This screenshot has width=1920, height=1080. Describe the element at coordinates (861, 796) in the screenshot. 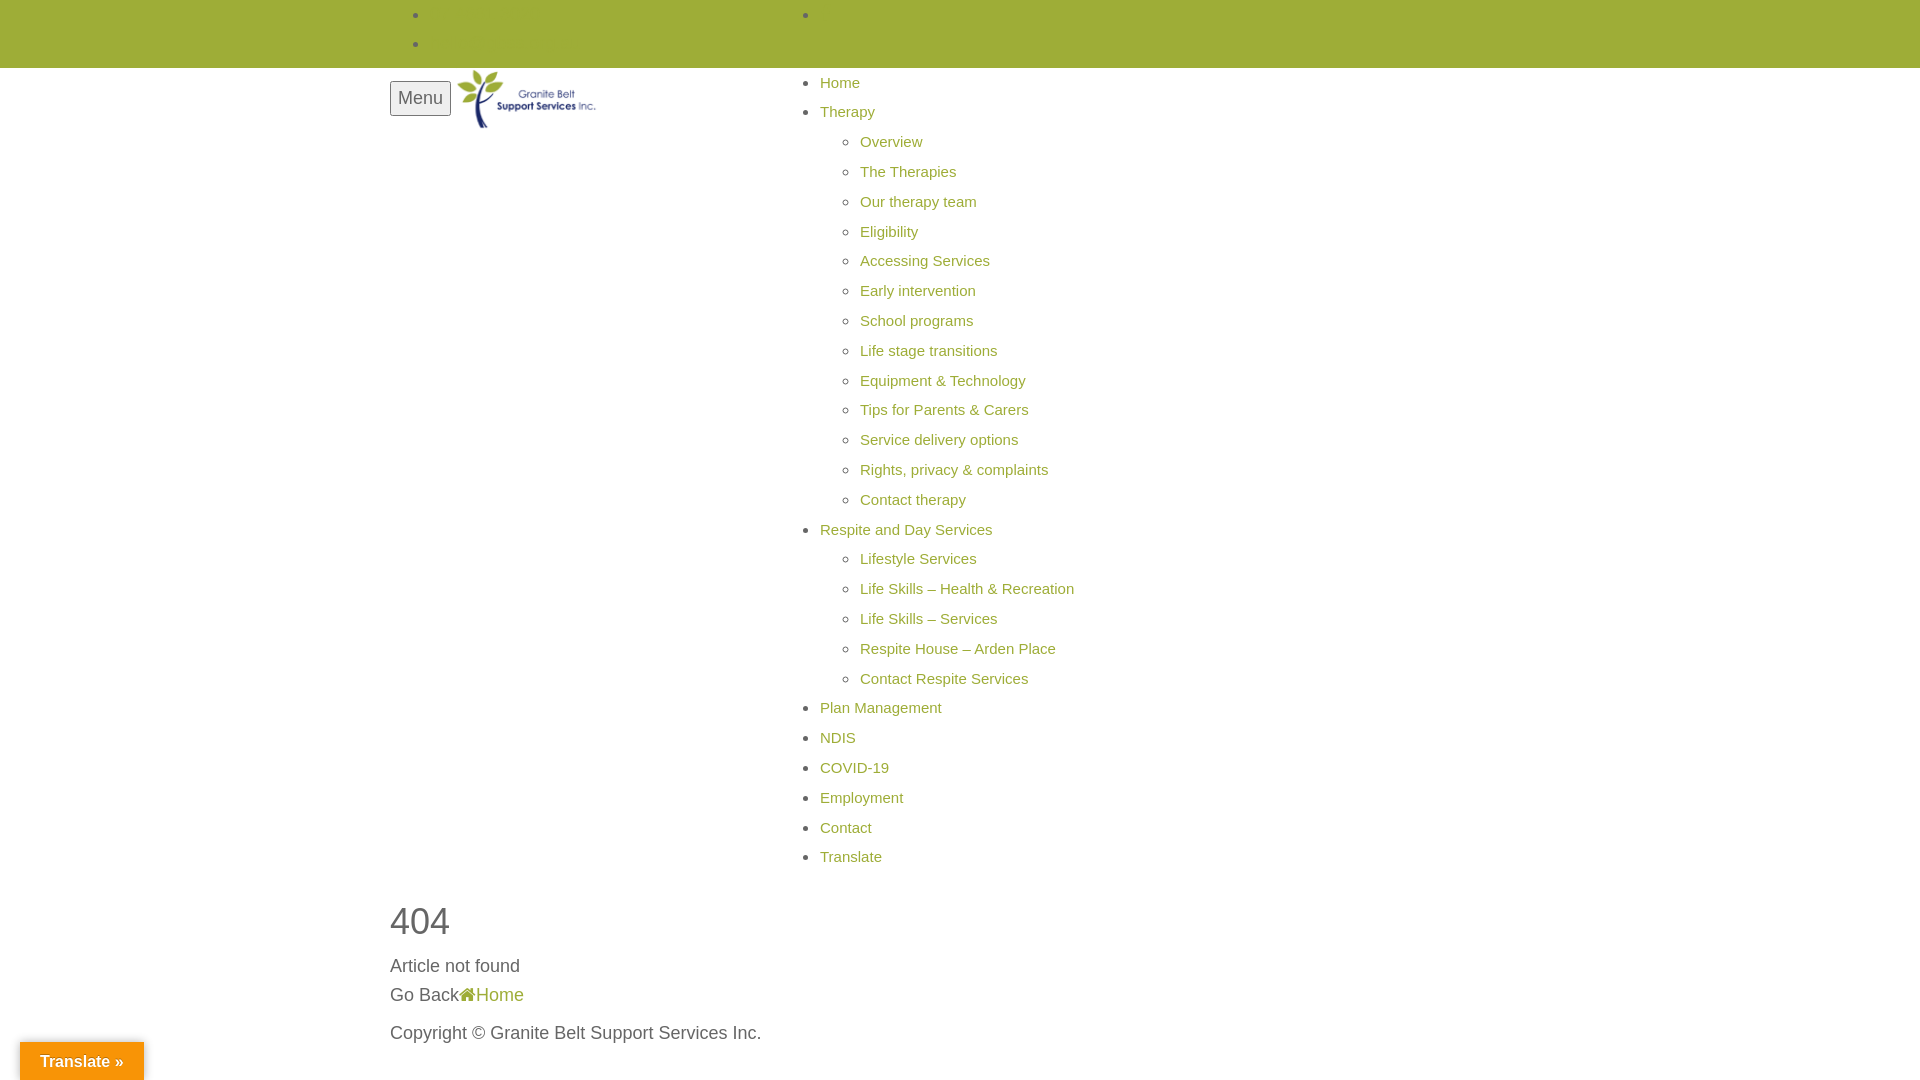

I see `'Employment'` at that location.